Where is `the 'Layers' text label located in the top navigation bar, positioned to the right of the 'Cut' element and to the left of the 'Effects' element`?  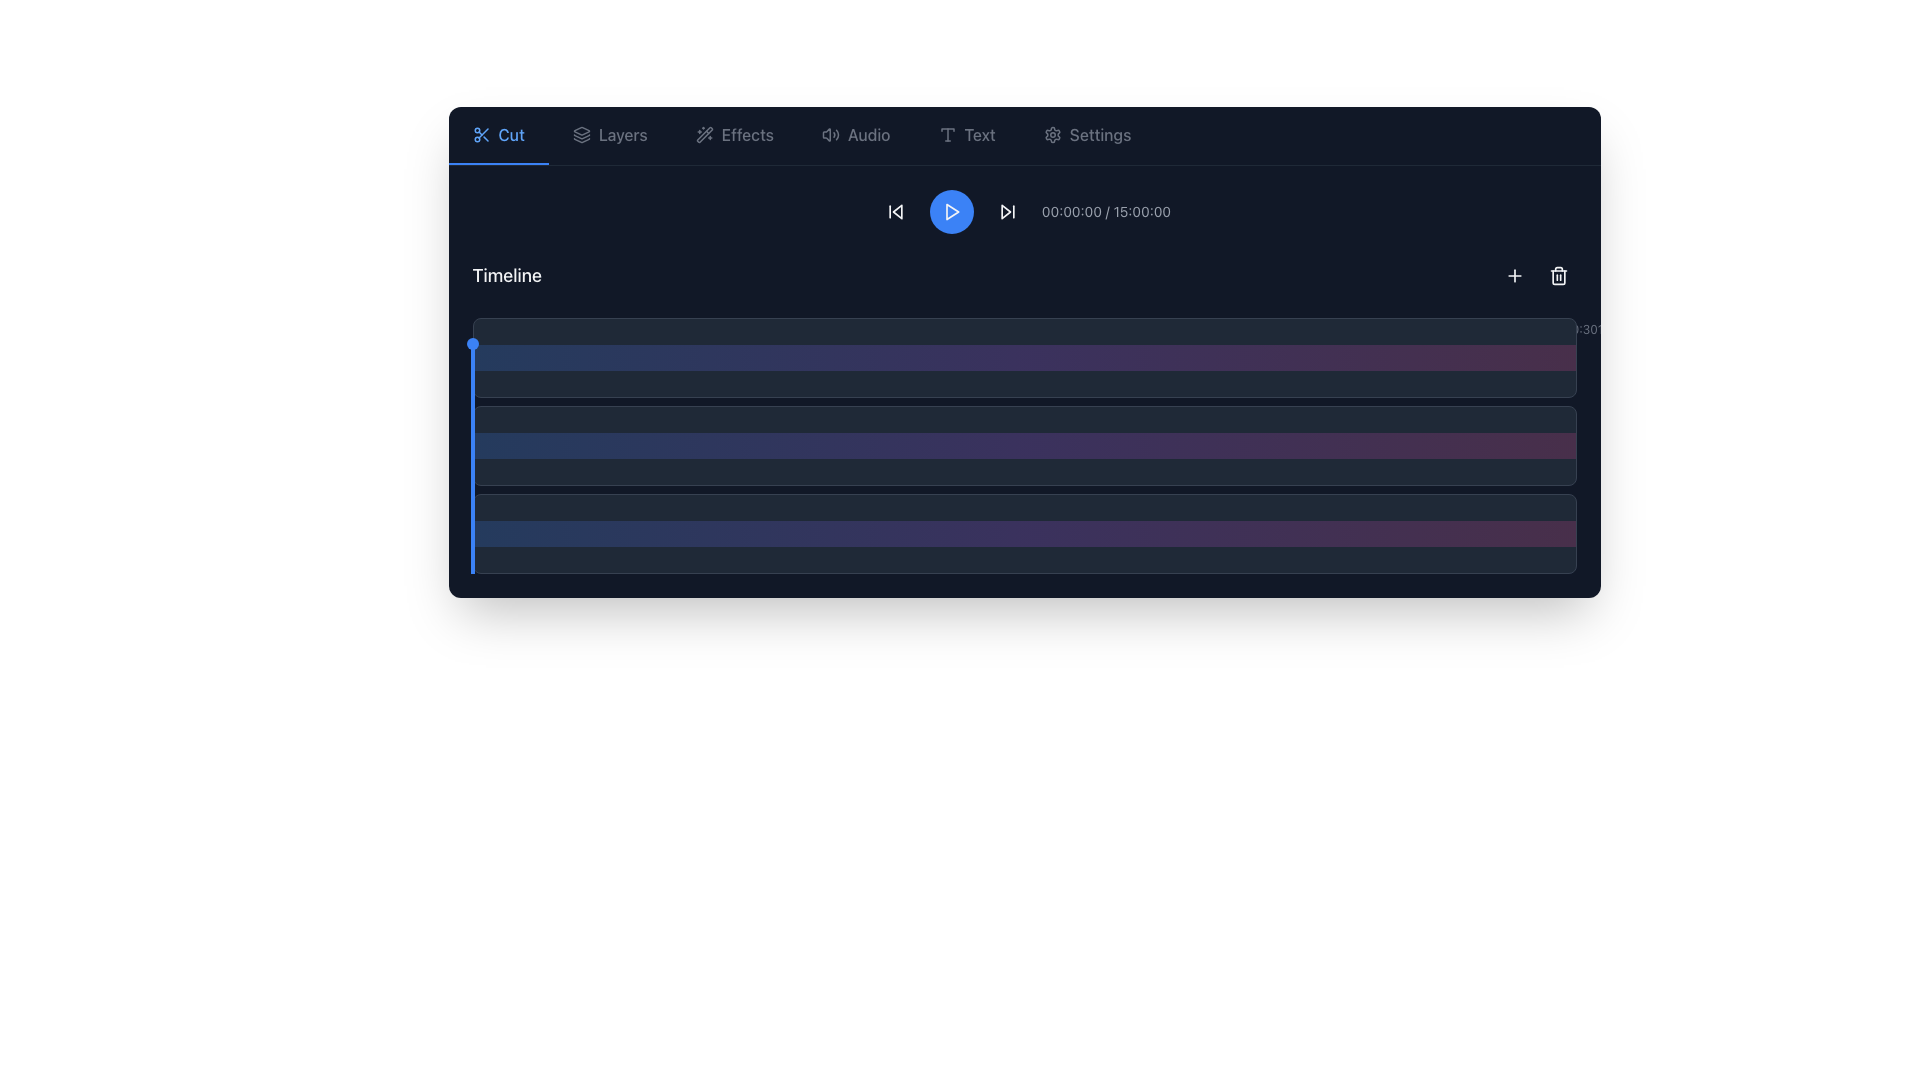
the 'Layers' text label located in the top navigation bar, positioned to the right of the 'Cut' element and to the left of the 'Effects' element is located at coordinates (622, 135).